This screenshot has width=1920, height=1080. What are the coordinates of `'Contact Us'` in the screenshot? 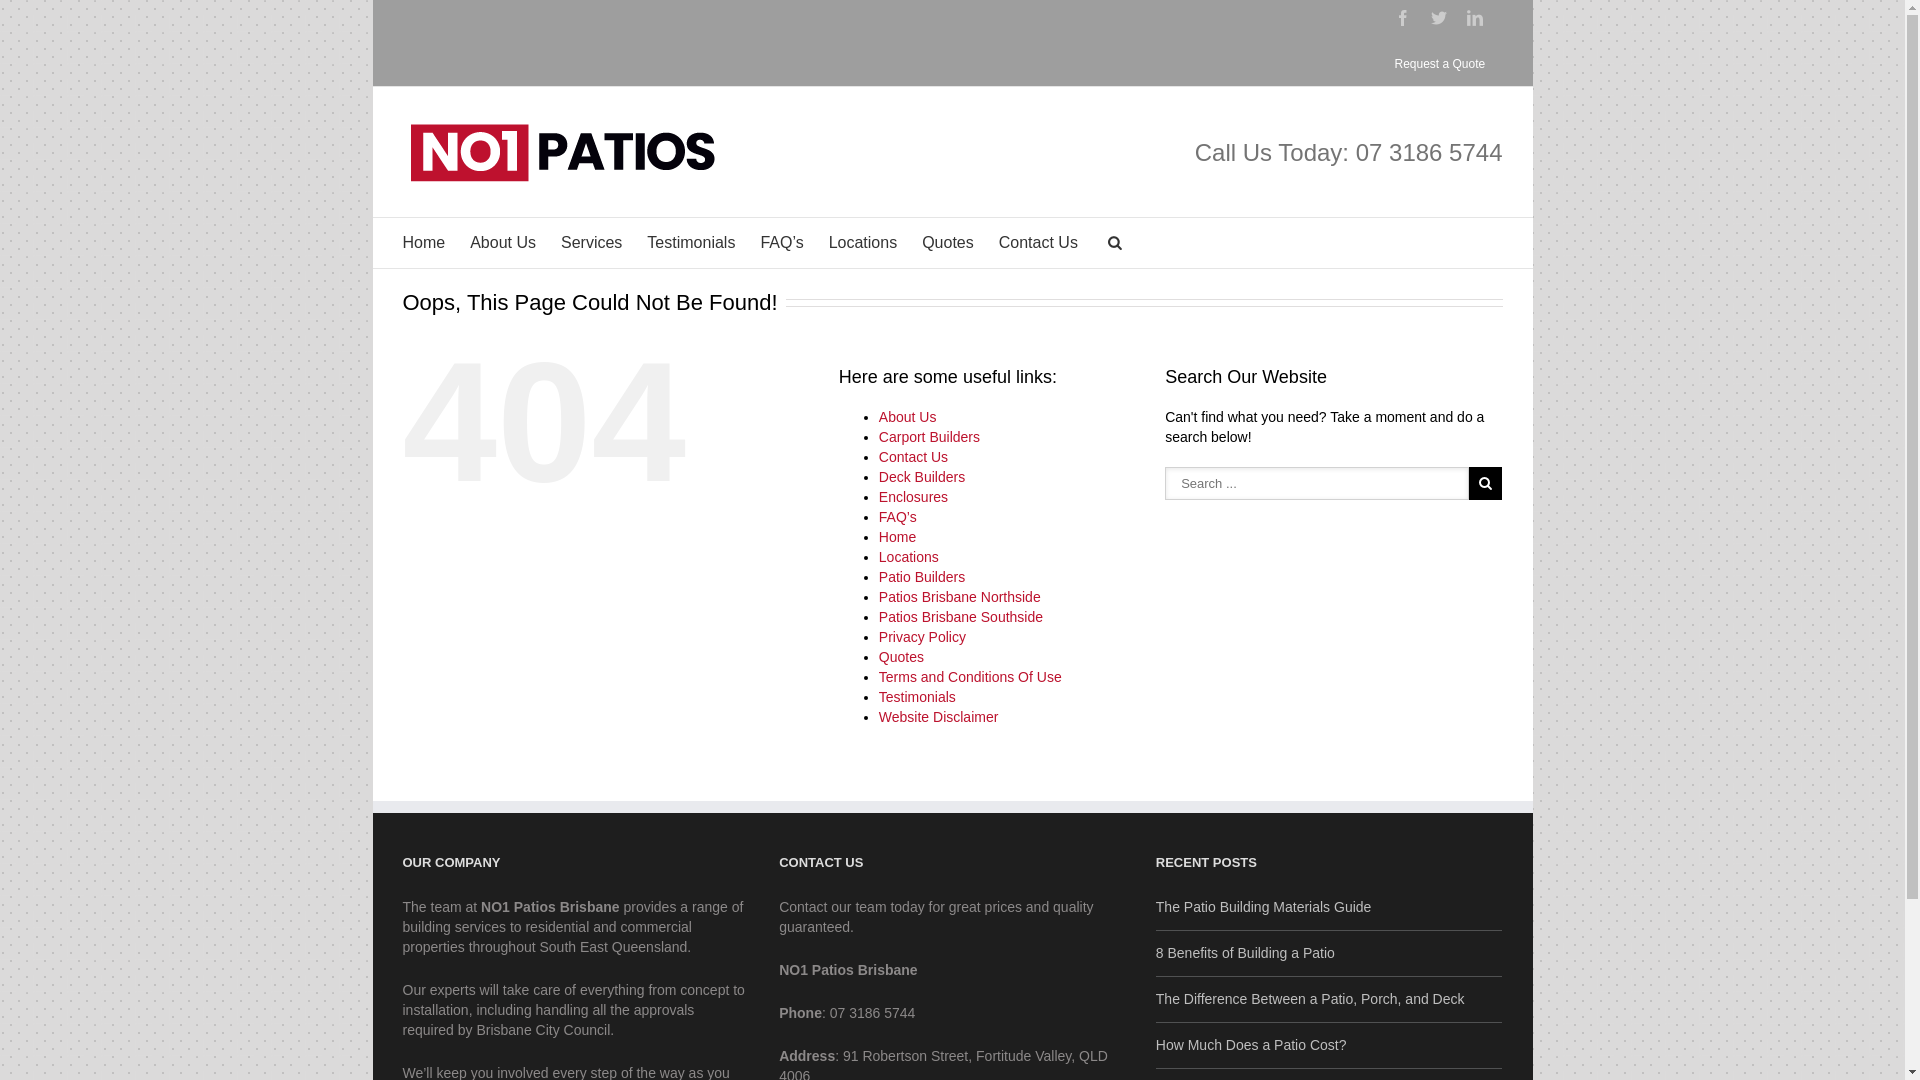 It's located at (912, 456).